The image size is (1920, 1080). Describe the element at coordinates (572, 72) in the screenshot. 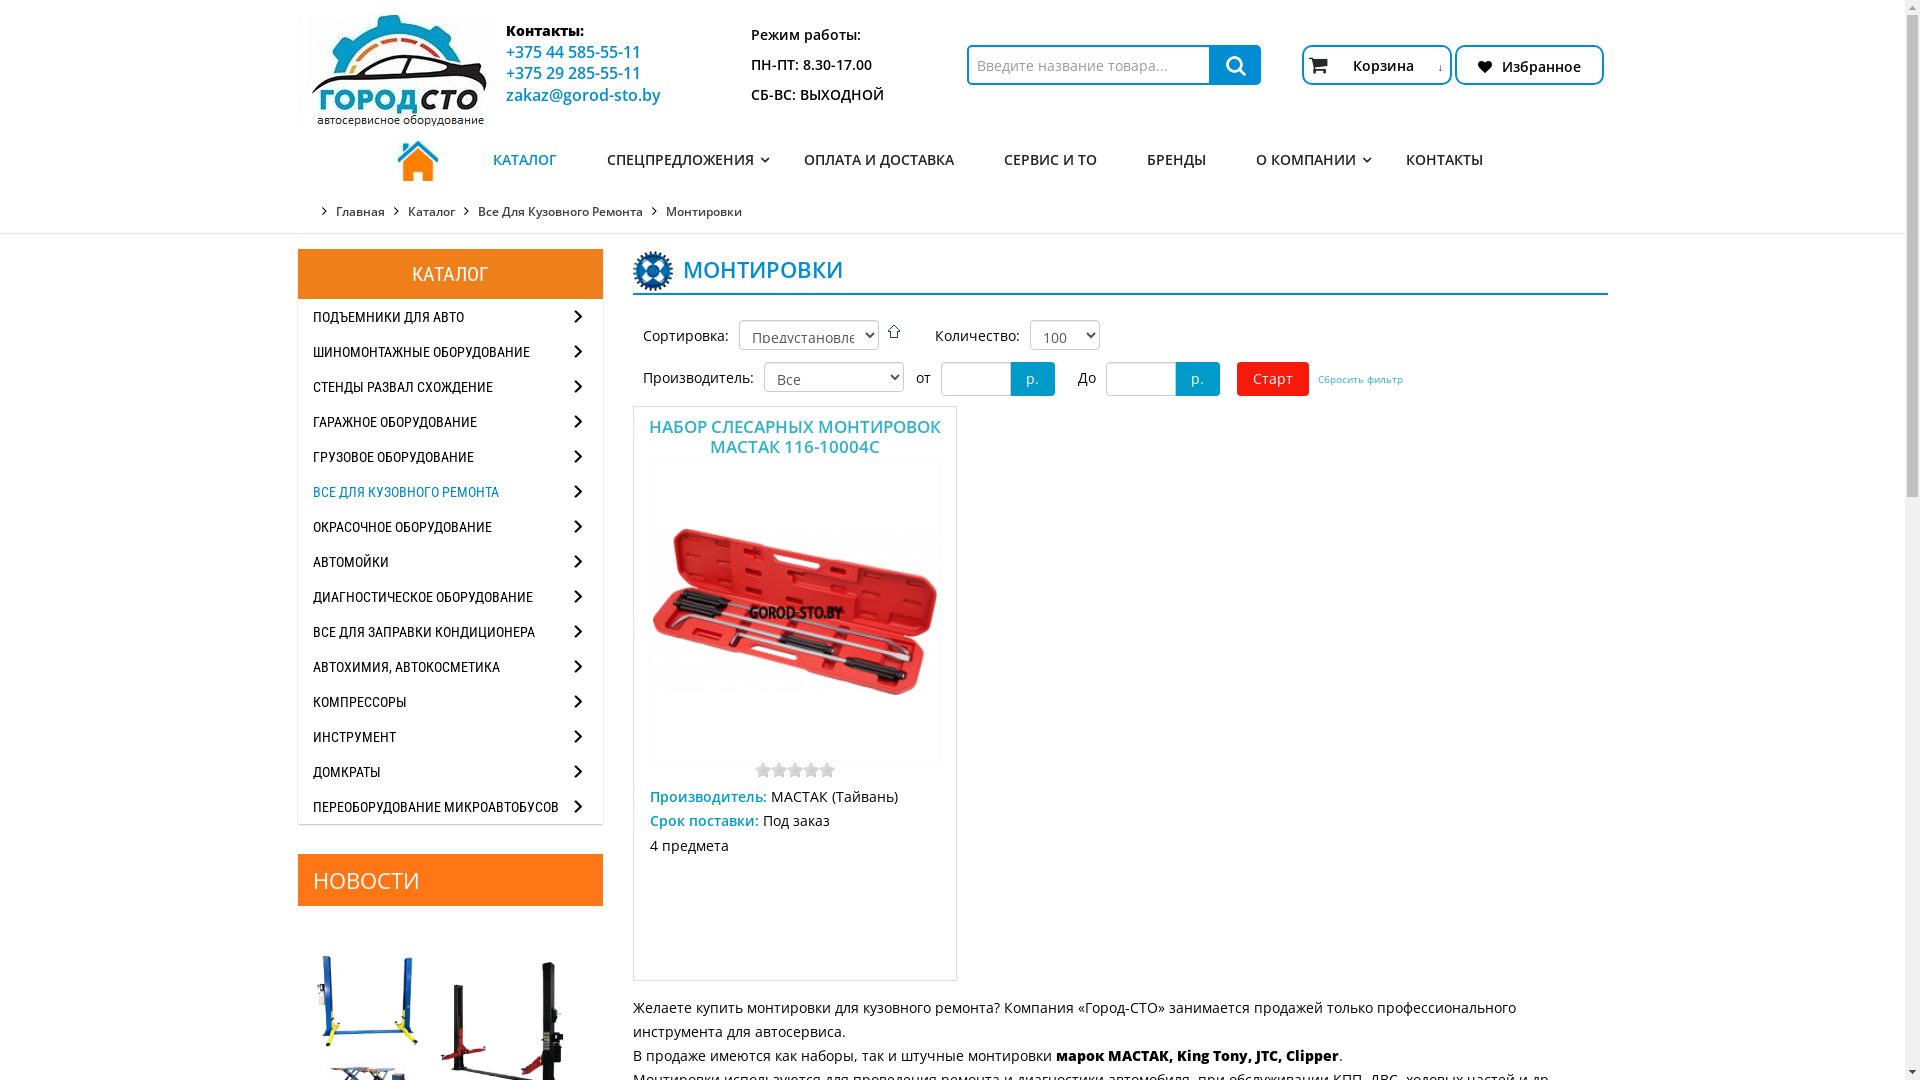

I see `'+375 29 285-55-11'` at that location.